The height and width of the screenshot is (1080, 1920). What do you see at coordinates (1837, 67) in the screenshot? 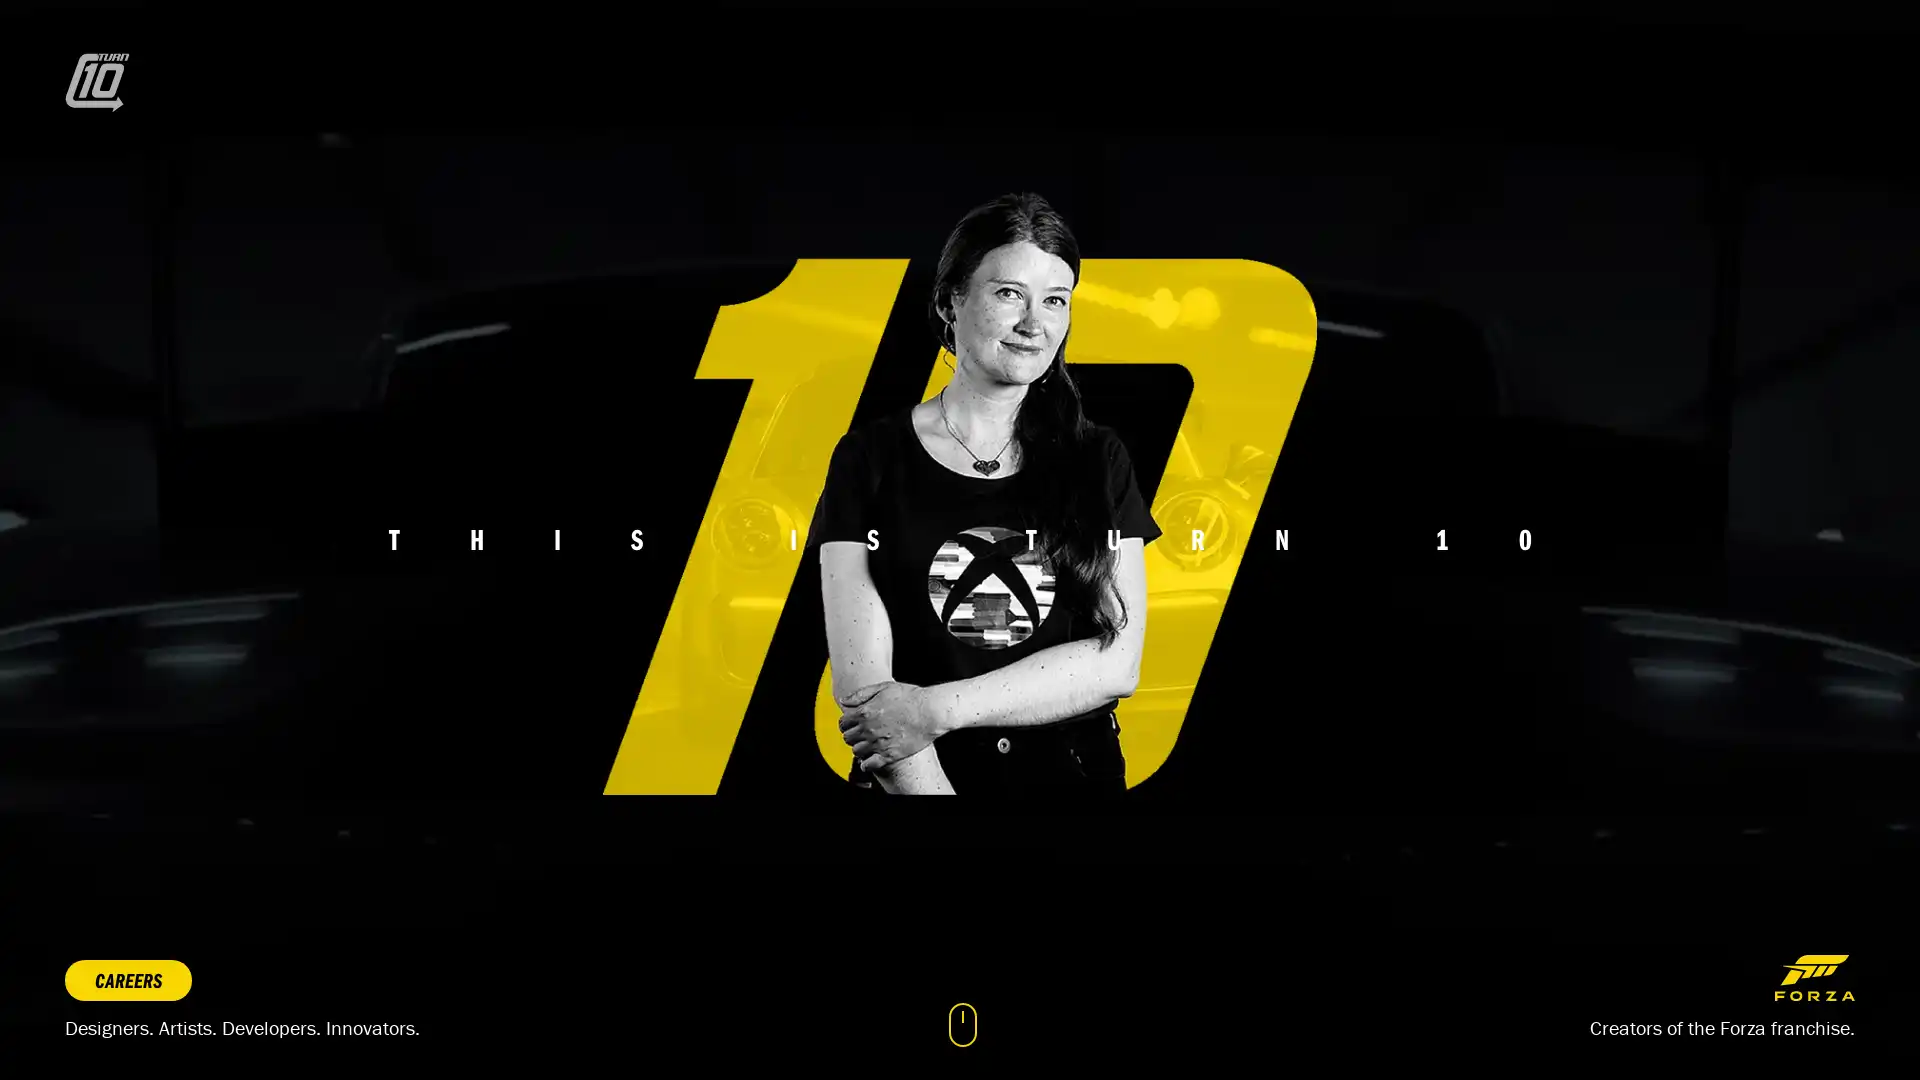
I see `Toggle navigation` at bounding box center [1837, 67].